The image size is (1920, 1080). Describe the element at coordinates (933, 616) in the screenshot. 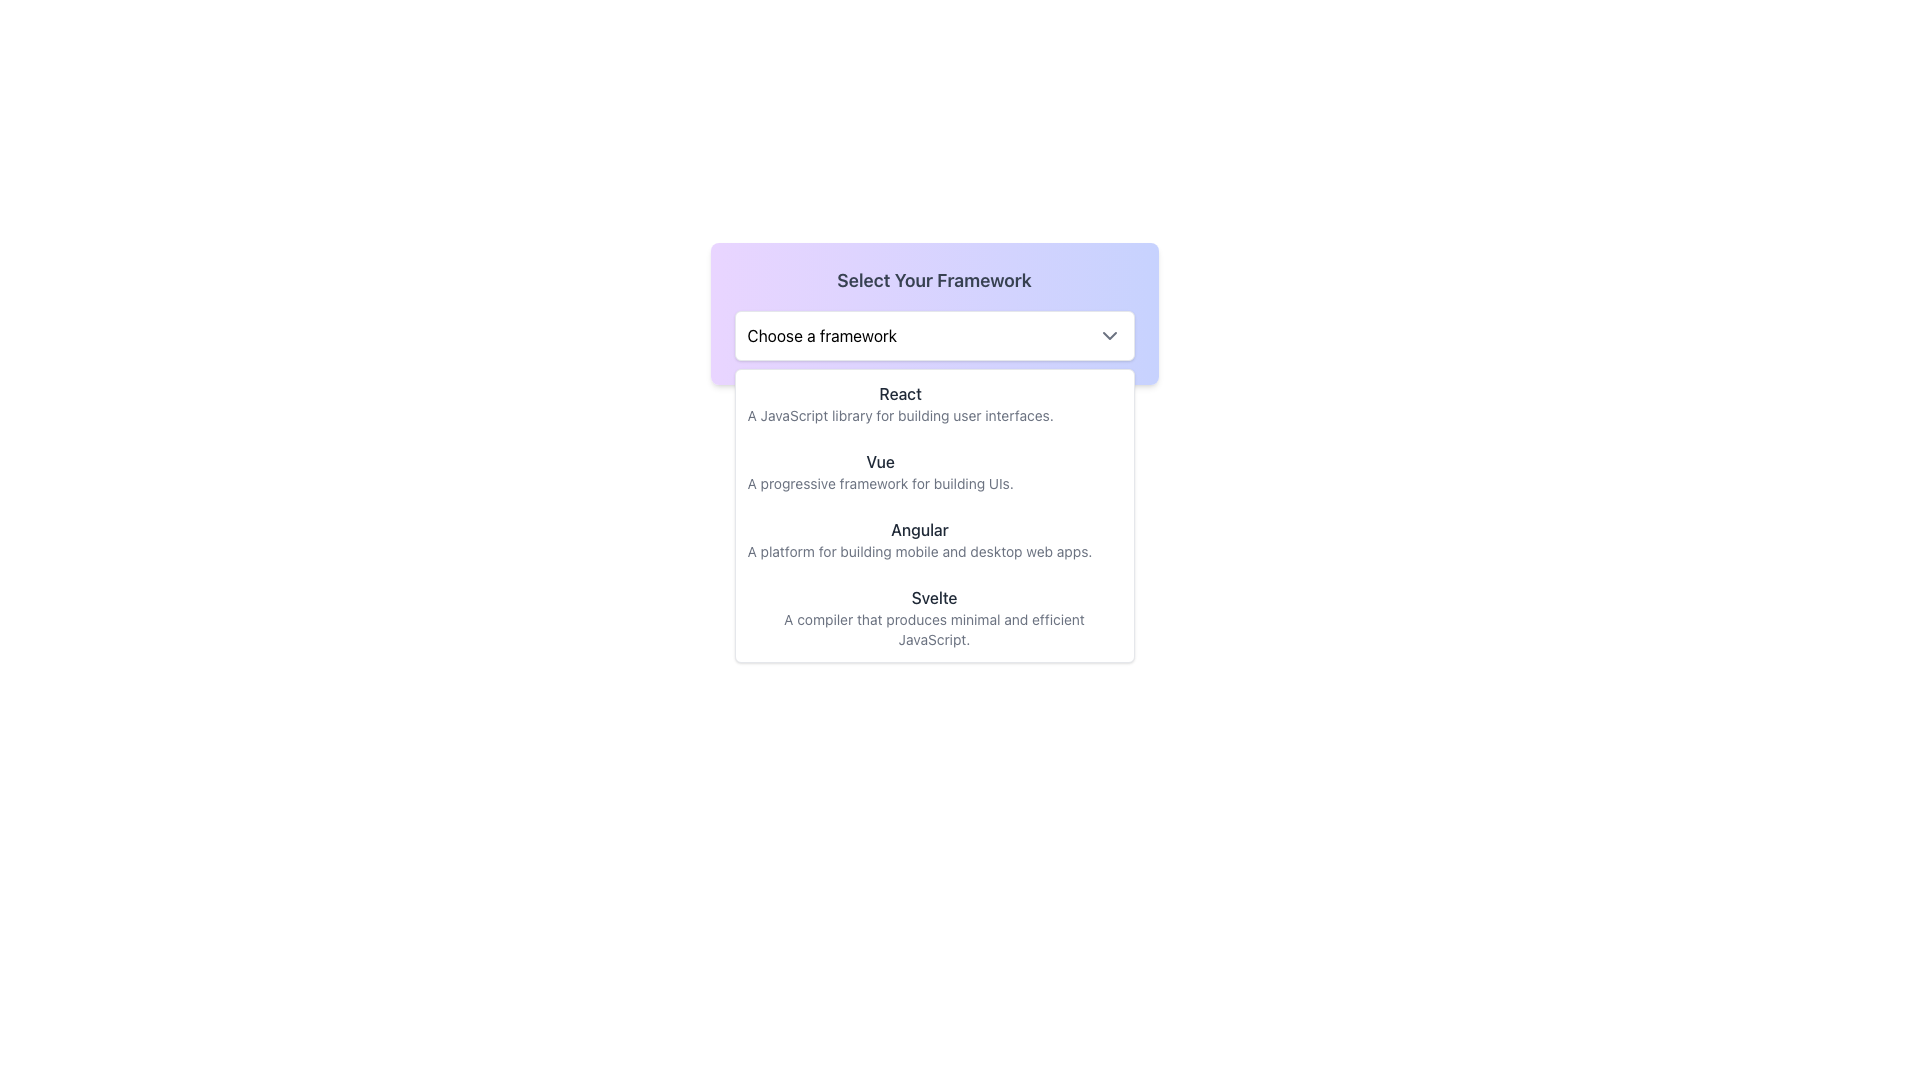

I see `the text block titled 'Svelte' with a descriptive line 'A compiler that produces minimal and efficient JavaScript' located in the fourth position under the 'Select Your Framework' heading` at that location.